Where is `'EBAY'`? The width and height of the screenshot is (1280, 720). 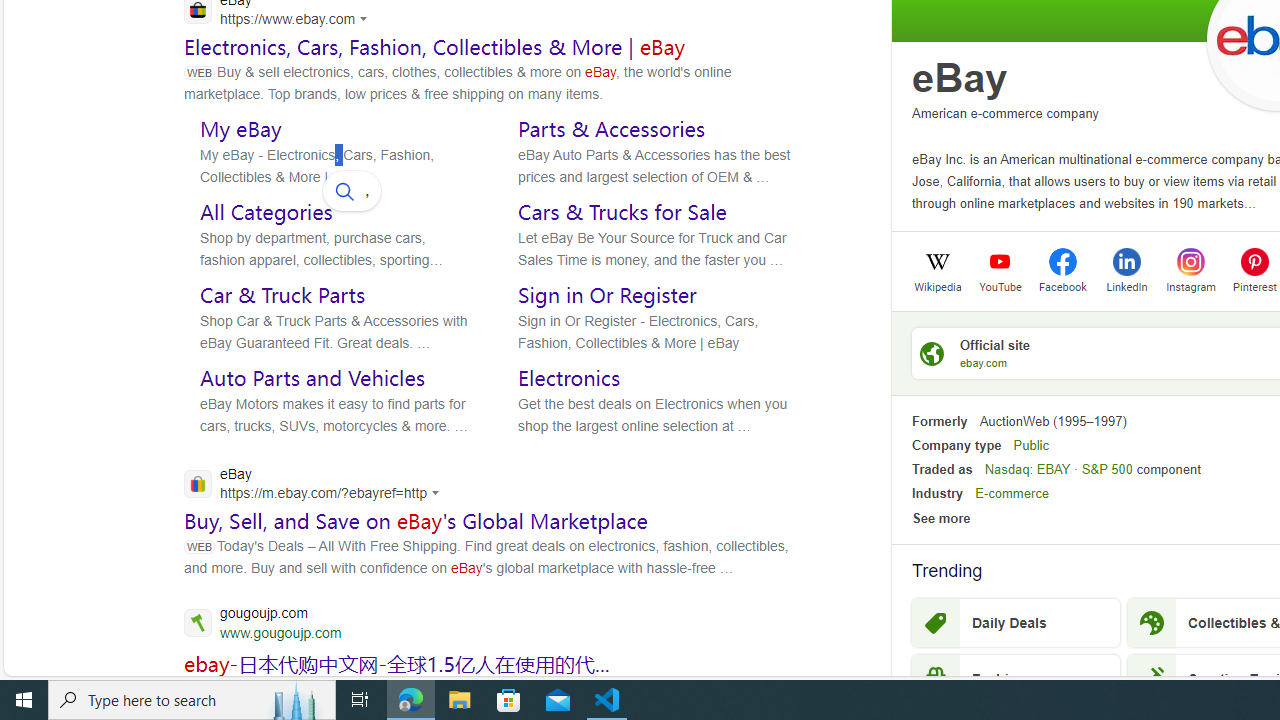 'EBAY' is located at coordinates (1052, 469).